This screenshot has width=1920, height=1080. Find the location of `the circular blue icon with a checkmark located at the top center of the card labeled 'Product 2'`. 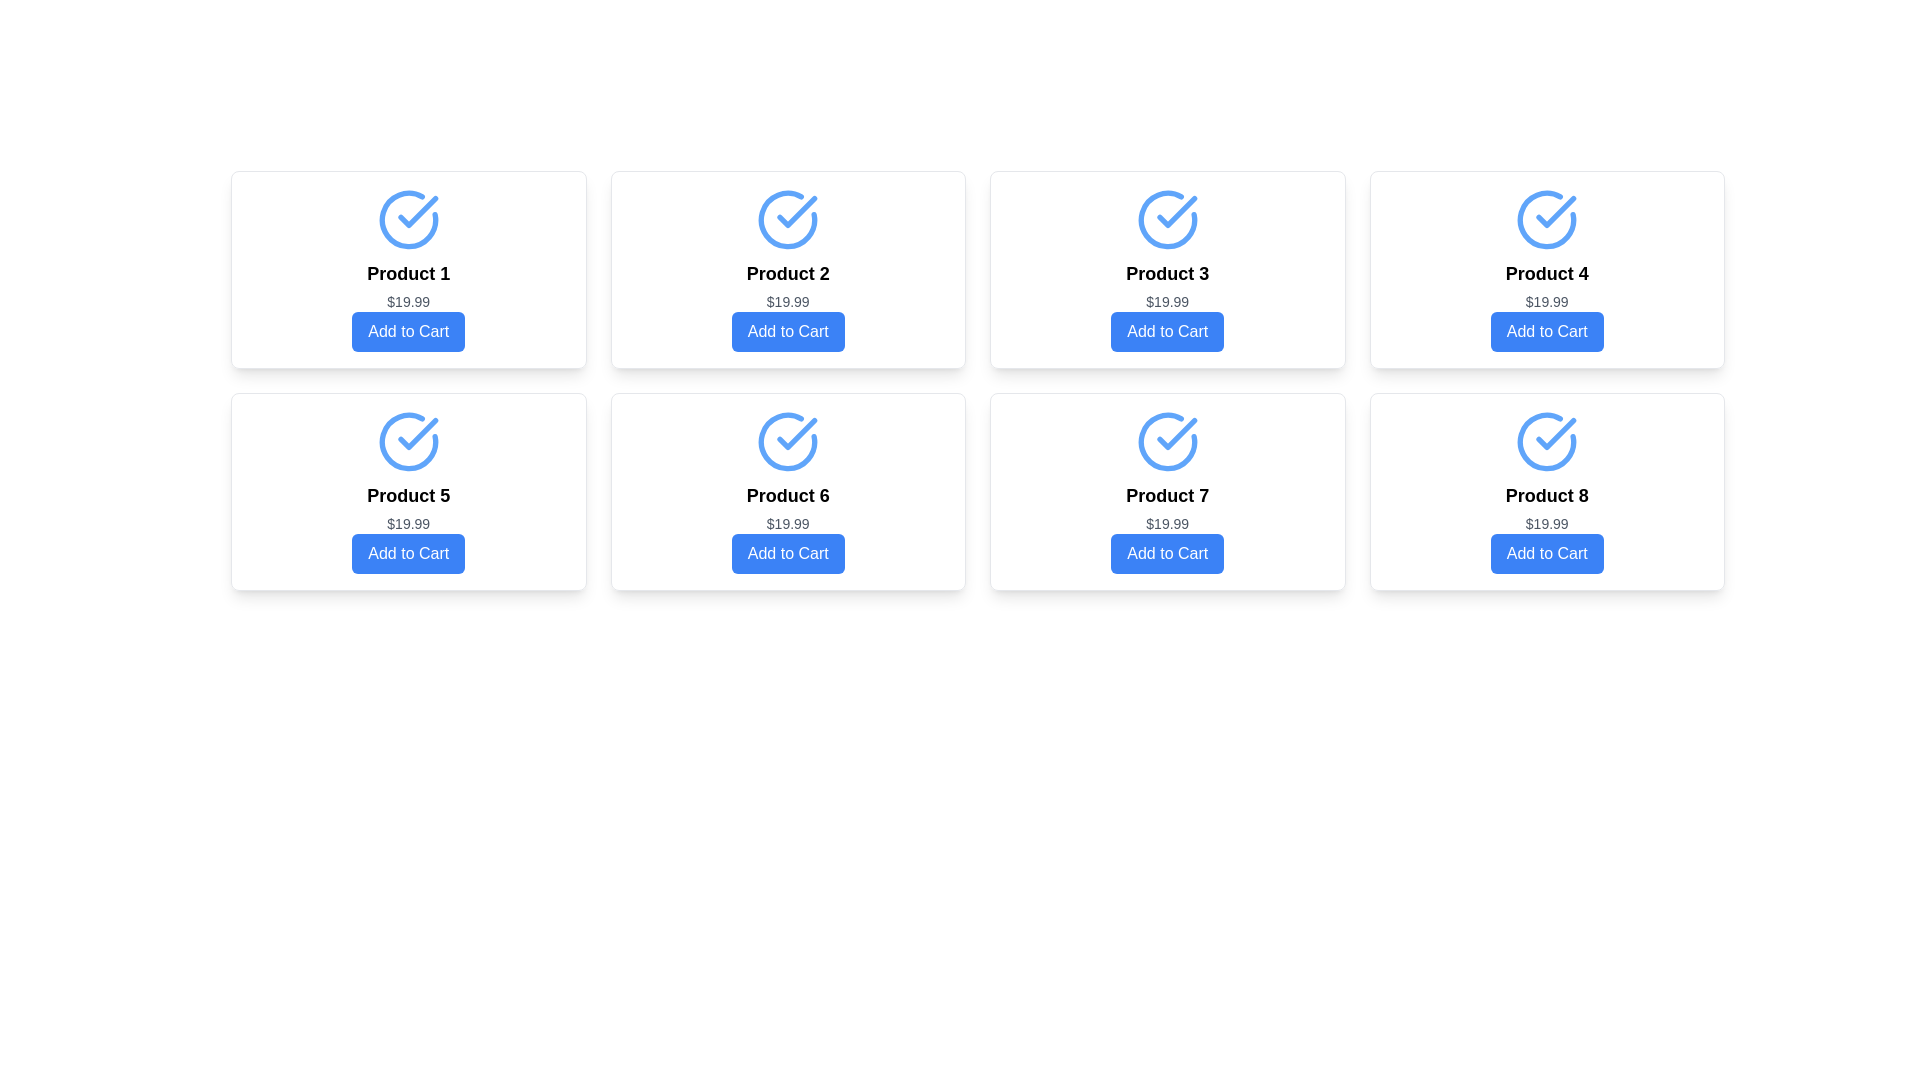

the circular blue icon with a checkmark located at the top center of the card labeled 'Product 2' is located at coordinates (787, 219).